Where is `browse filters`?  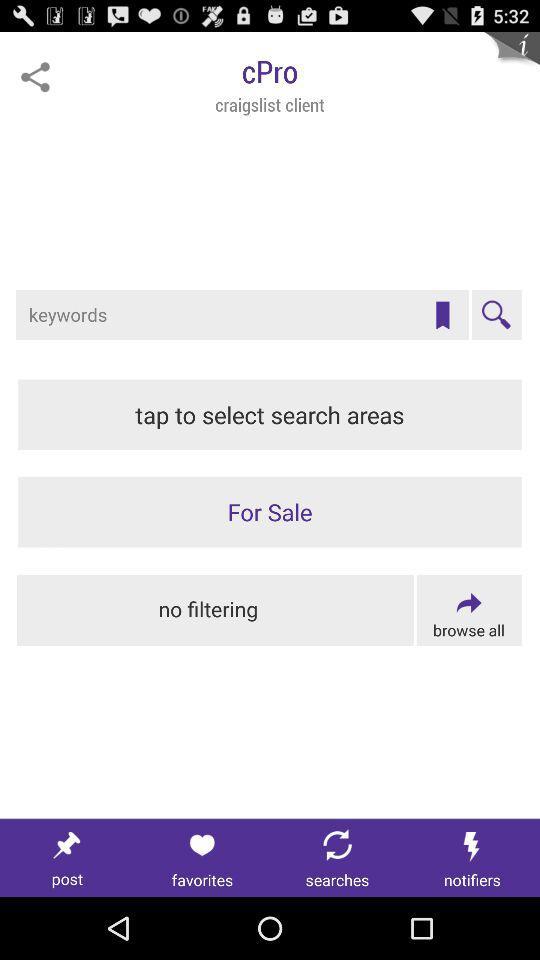
browse filters is located at coordinates (469, 609).